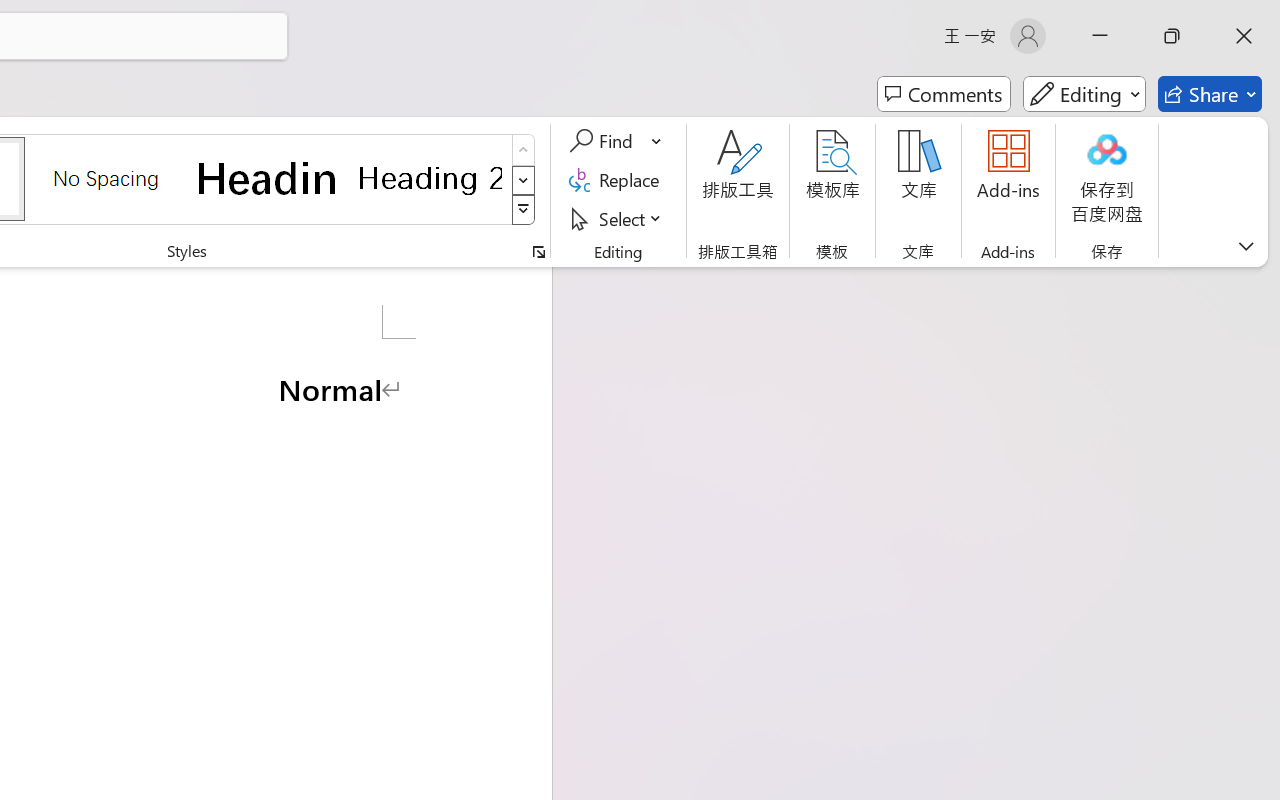 This screenshot has width=1280, height=800. What do you see at coordinates (267, 177) in the screenshot?
I see `'Heading 1'` at bounding box center [267, 177].